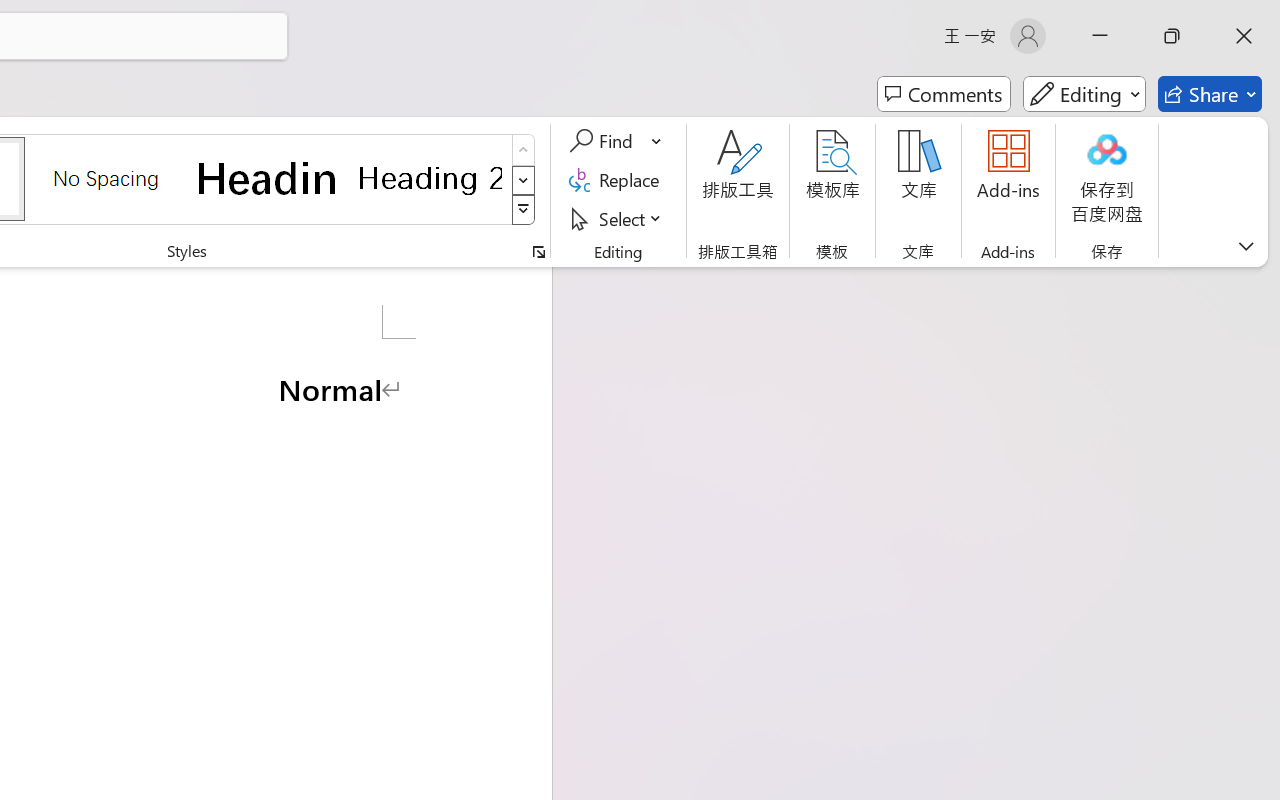 This screenshot has width=1280, height=800. What do you see at coordinates (267, 177) in the screenshot?
I see `'Heading 1'` at bounding box center [267, 177].